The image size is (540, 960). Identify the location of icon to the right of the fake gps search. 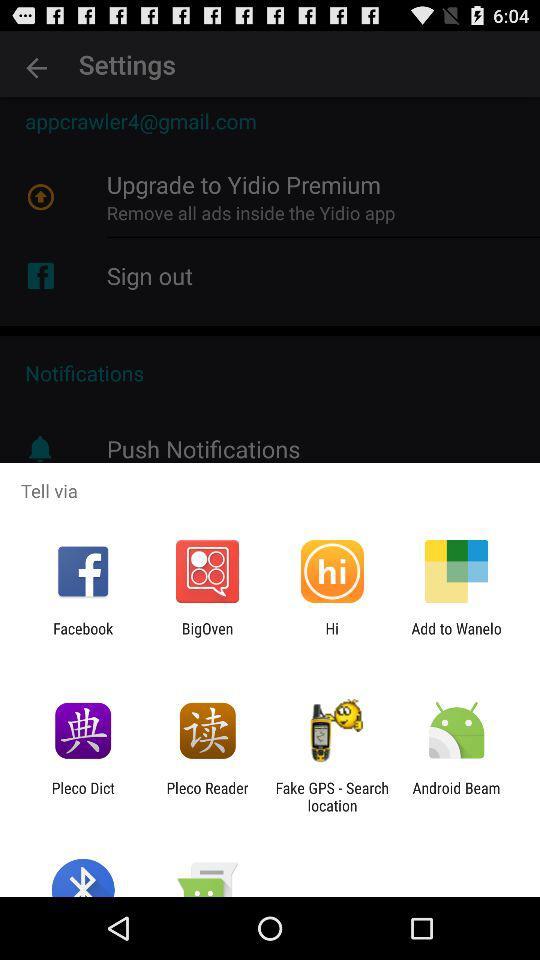
(456, 796).